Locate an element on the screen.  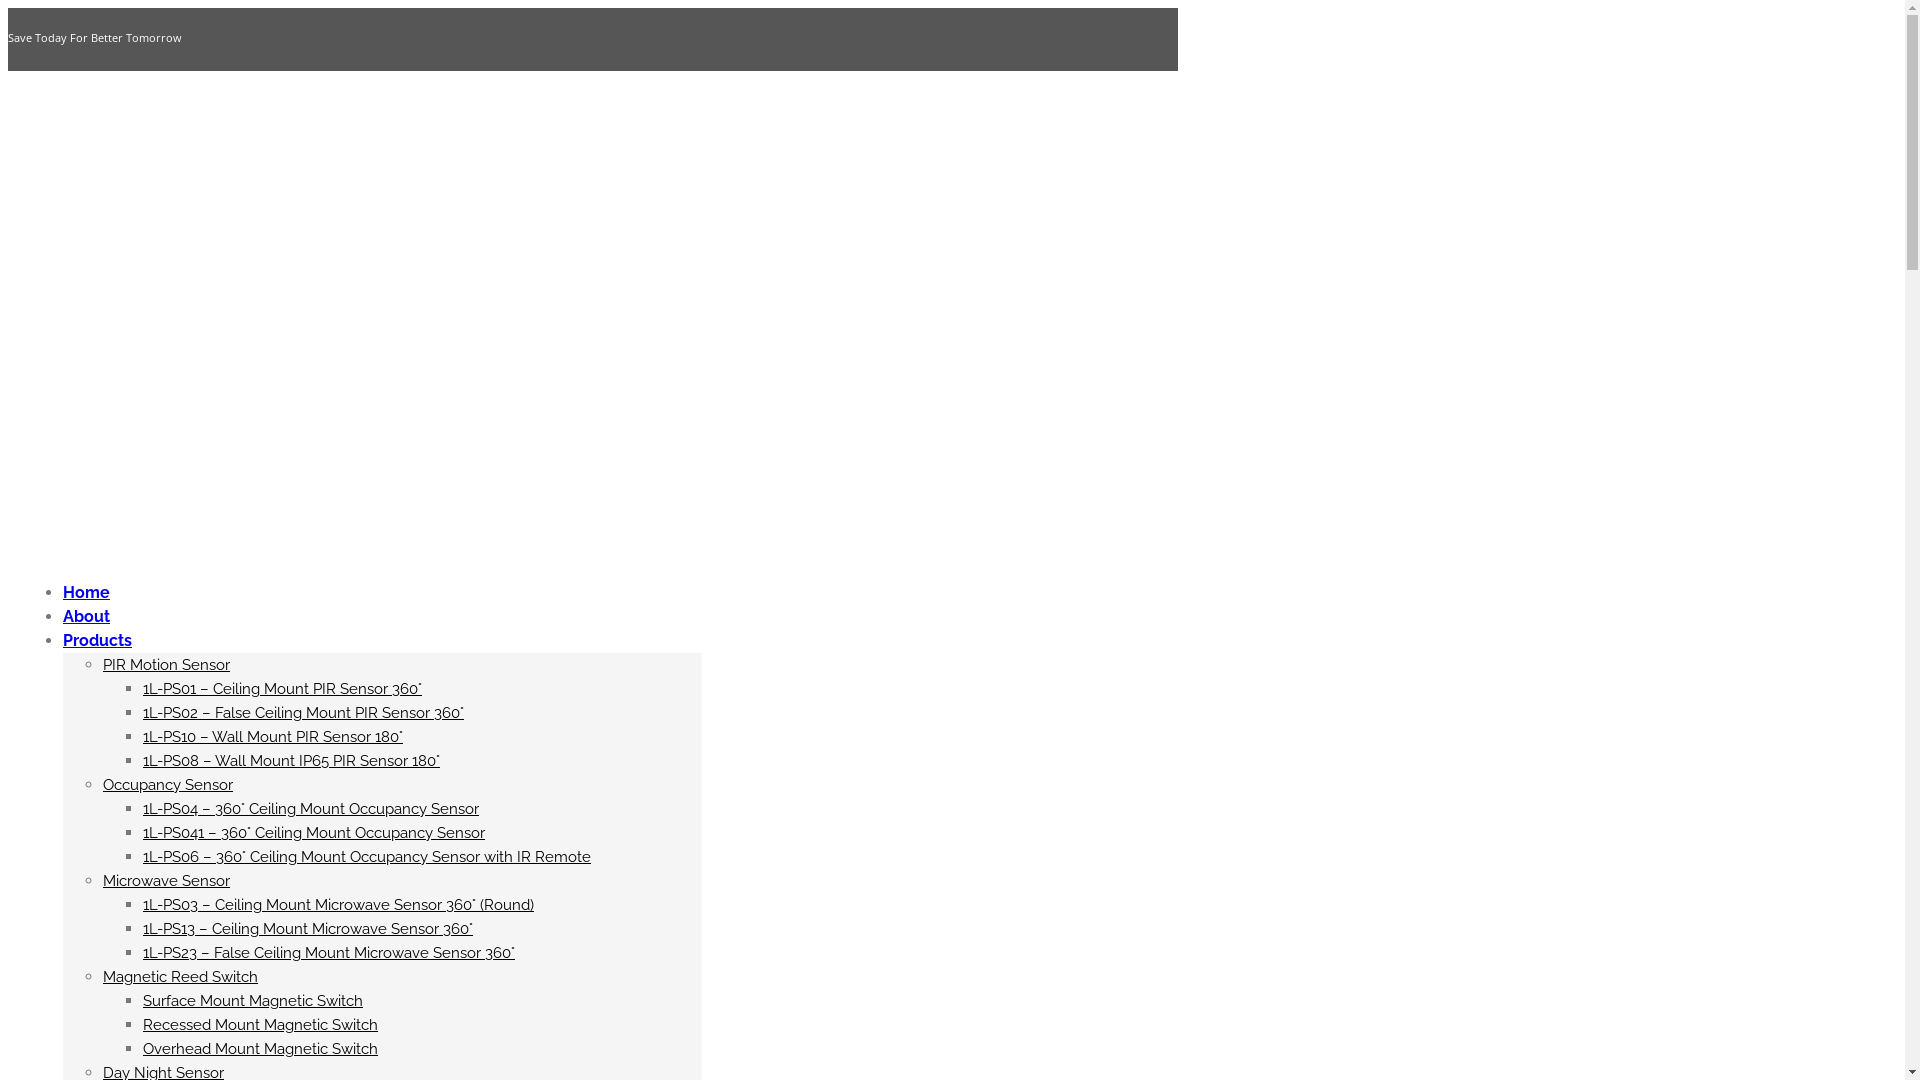
'Overhead Mount Magnetic Switch' is located at coordinates (259, 1048).